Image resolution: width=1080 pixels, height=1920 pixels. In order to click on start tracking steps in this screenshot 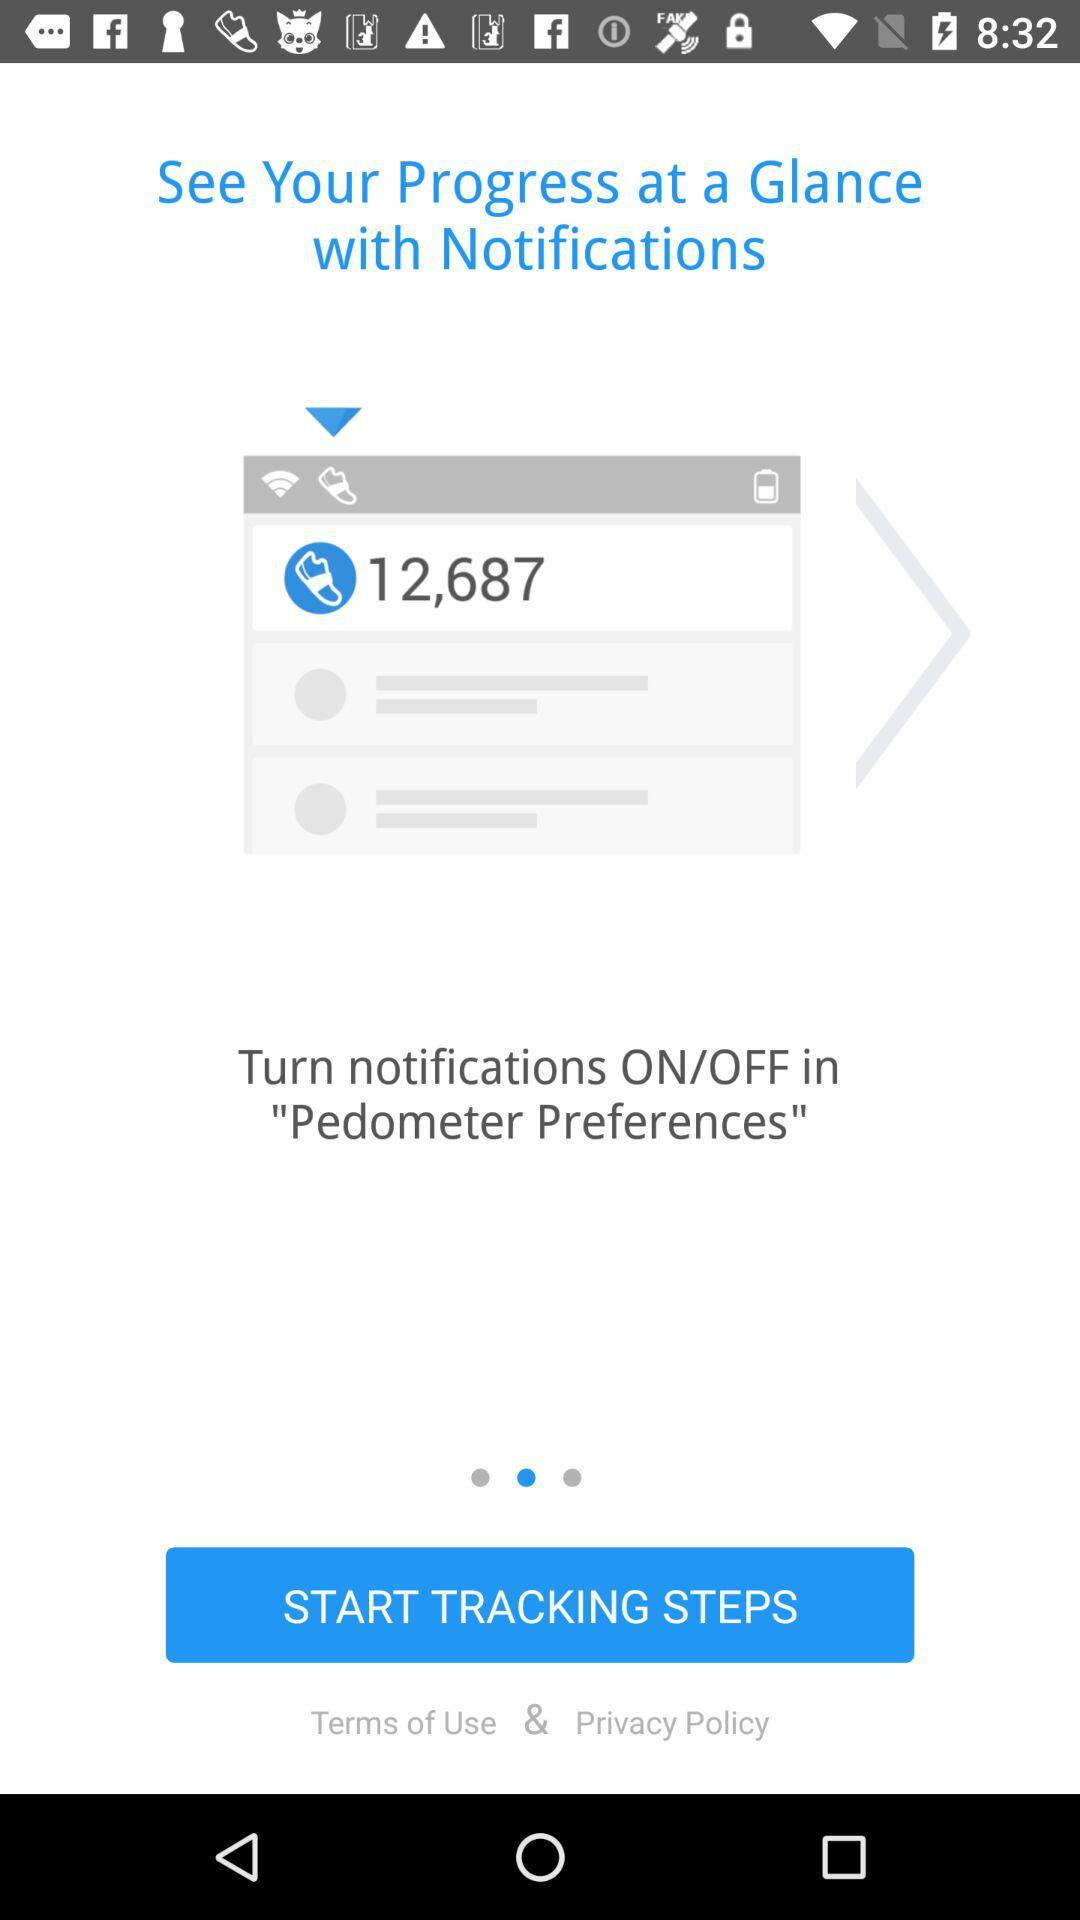, I will do `click(540, 1604)`.